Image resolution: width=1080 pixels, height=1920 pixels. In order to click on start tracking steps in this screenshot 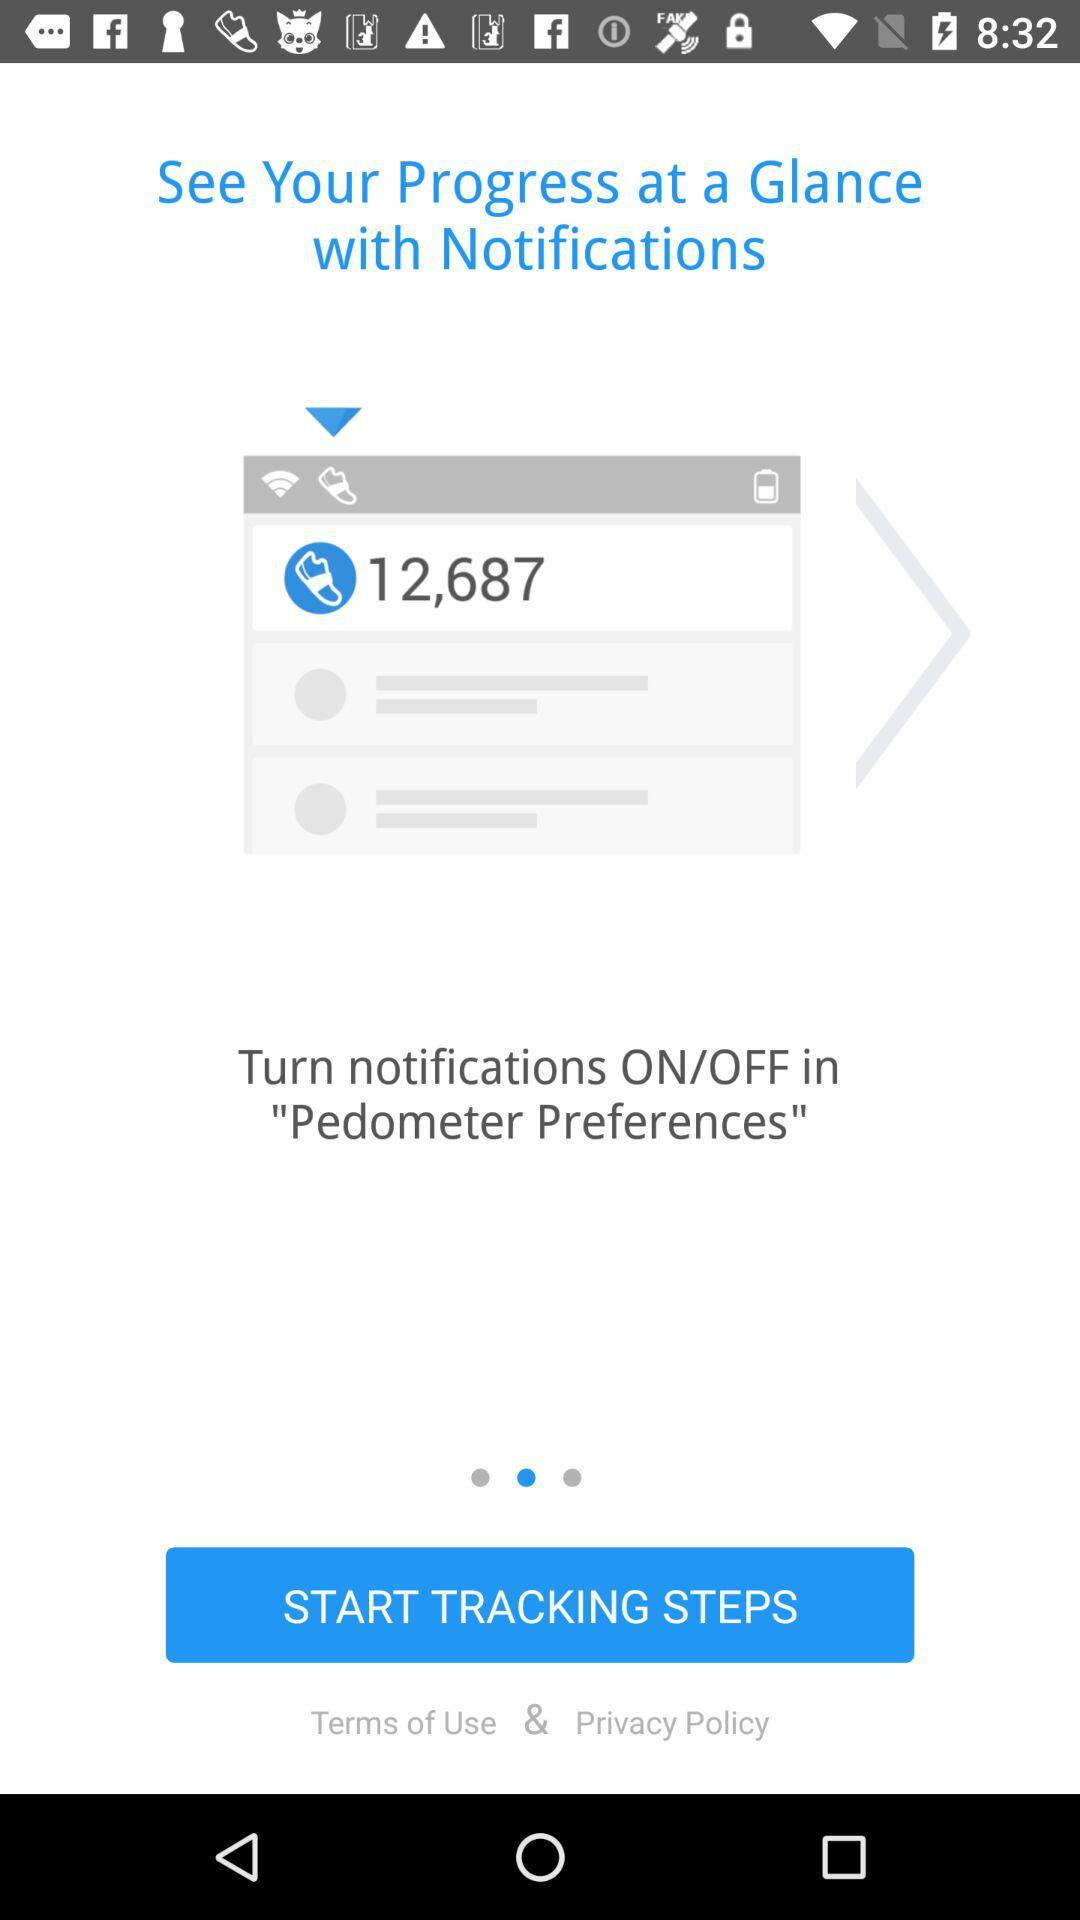, I will do `click(540, 1604)`.